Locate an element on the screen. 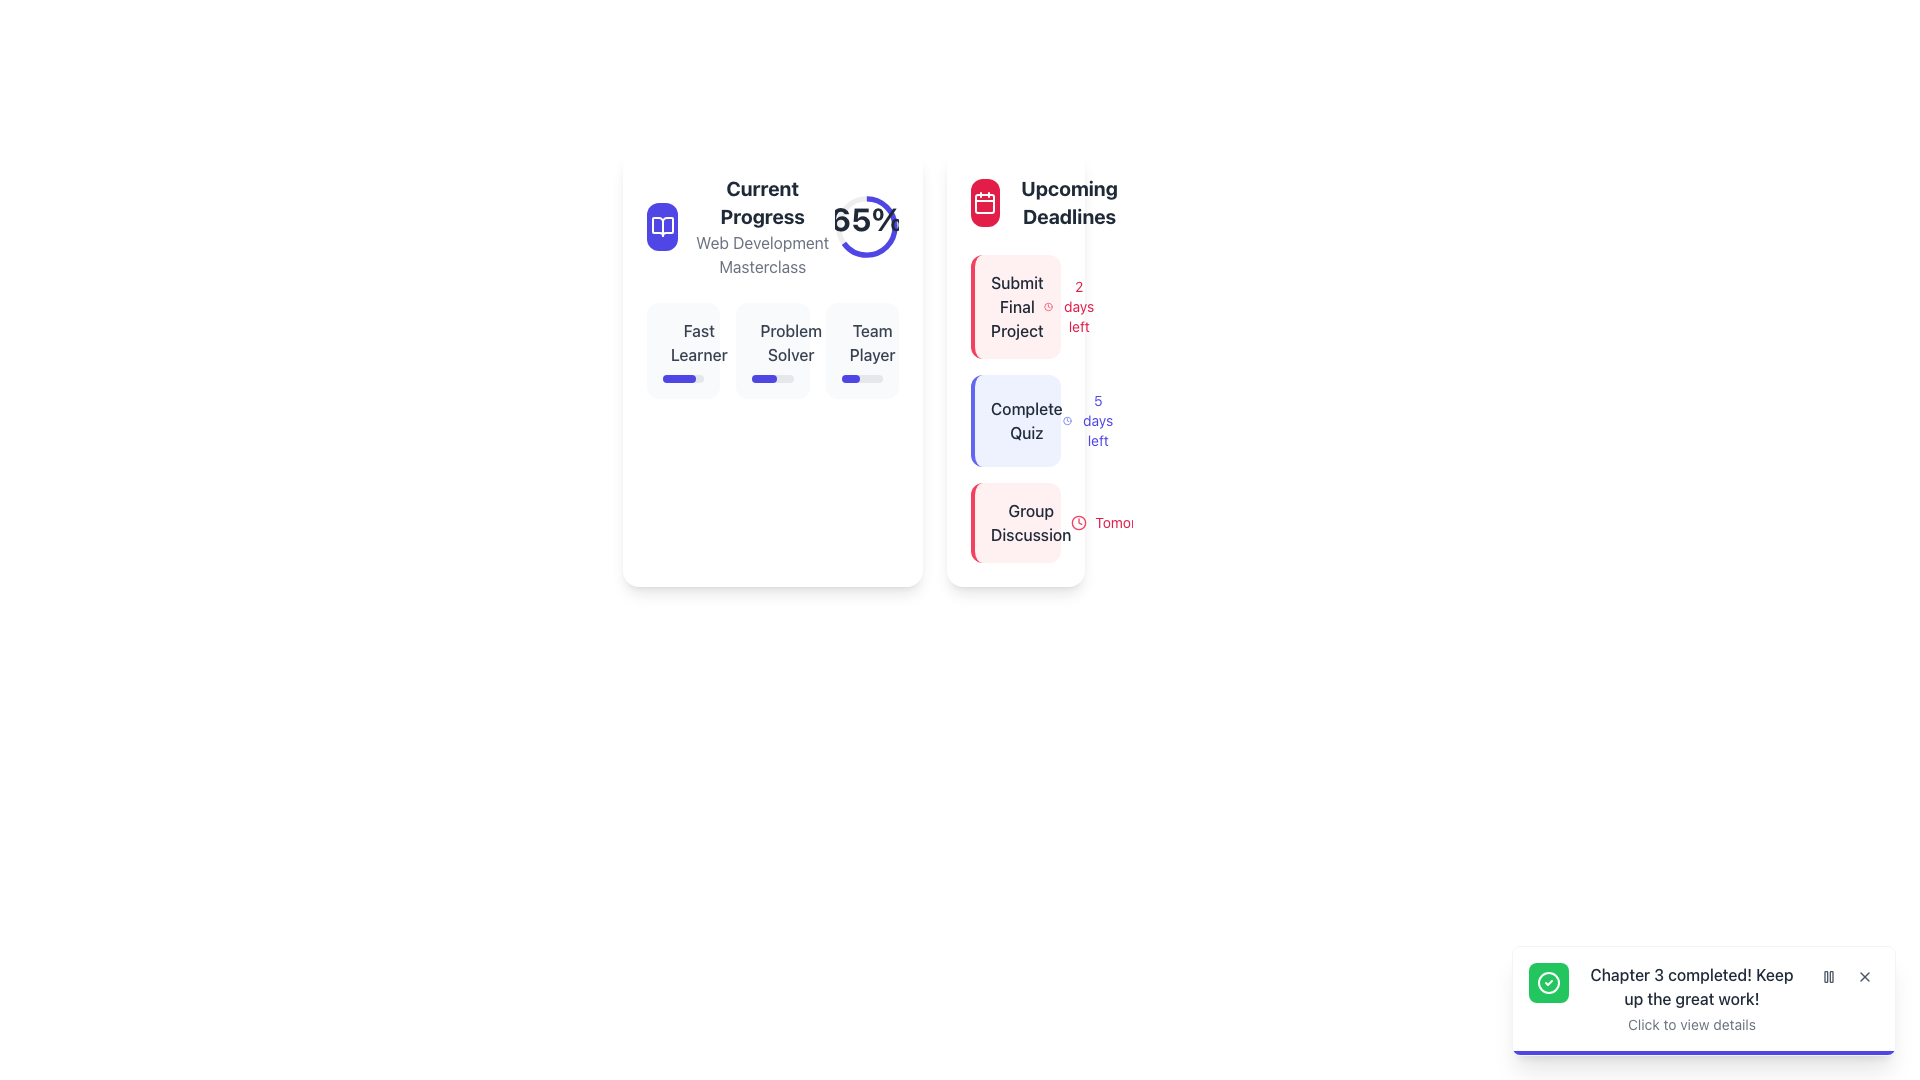  the Circular progress indicator located in the 'Current Progress' card, positioned near the top right alongside the 'Current Progress' label is located at coordinates (867, 226).